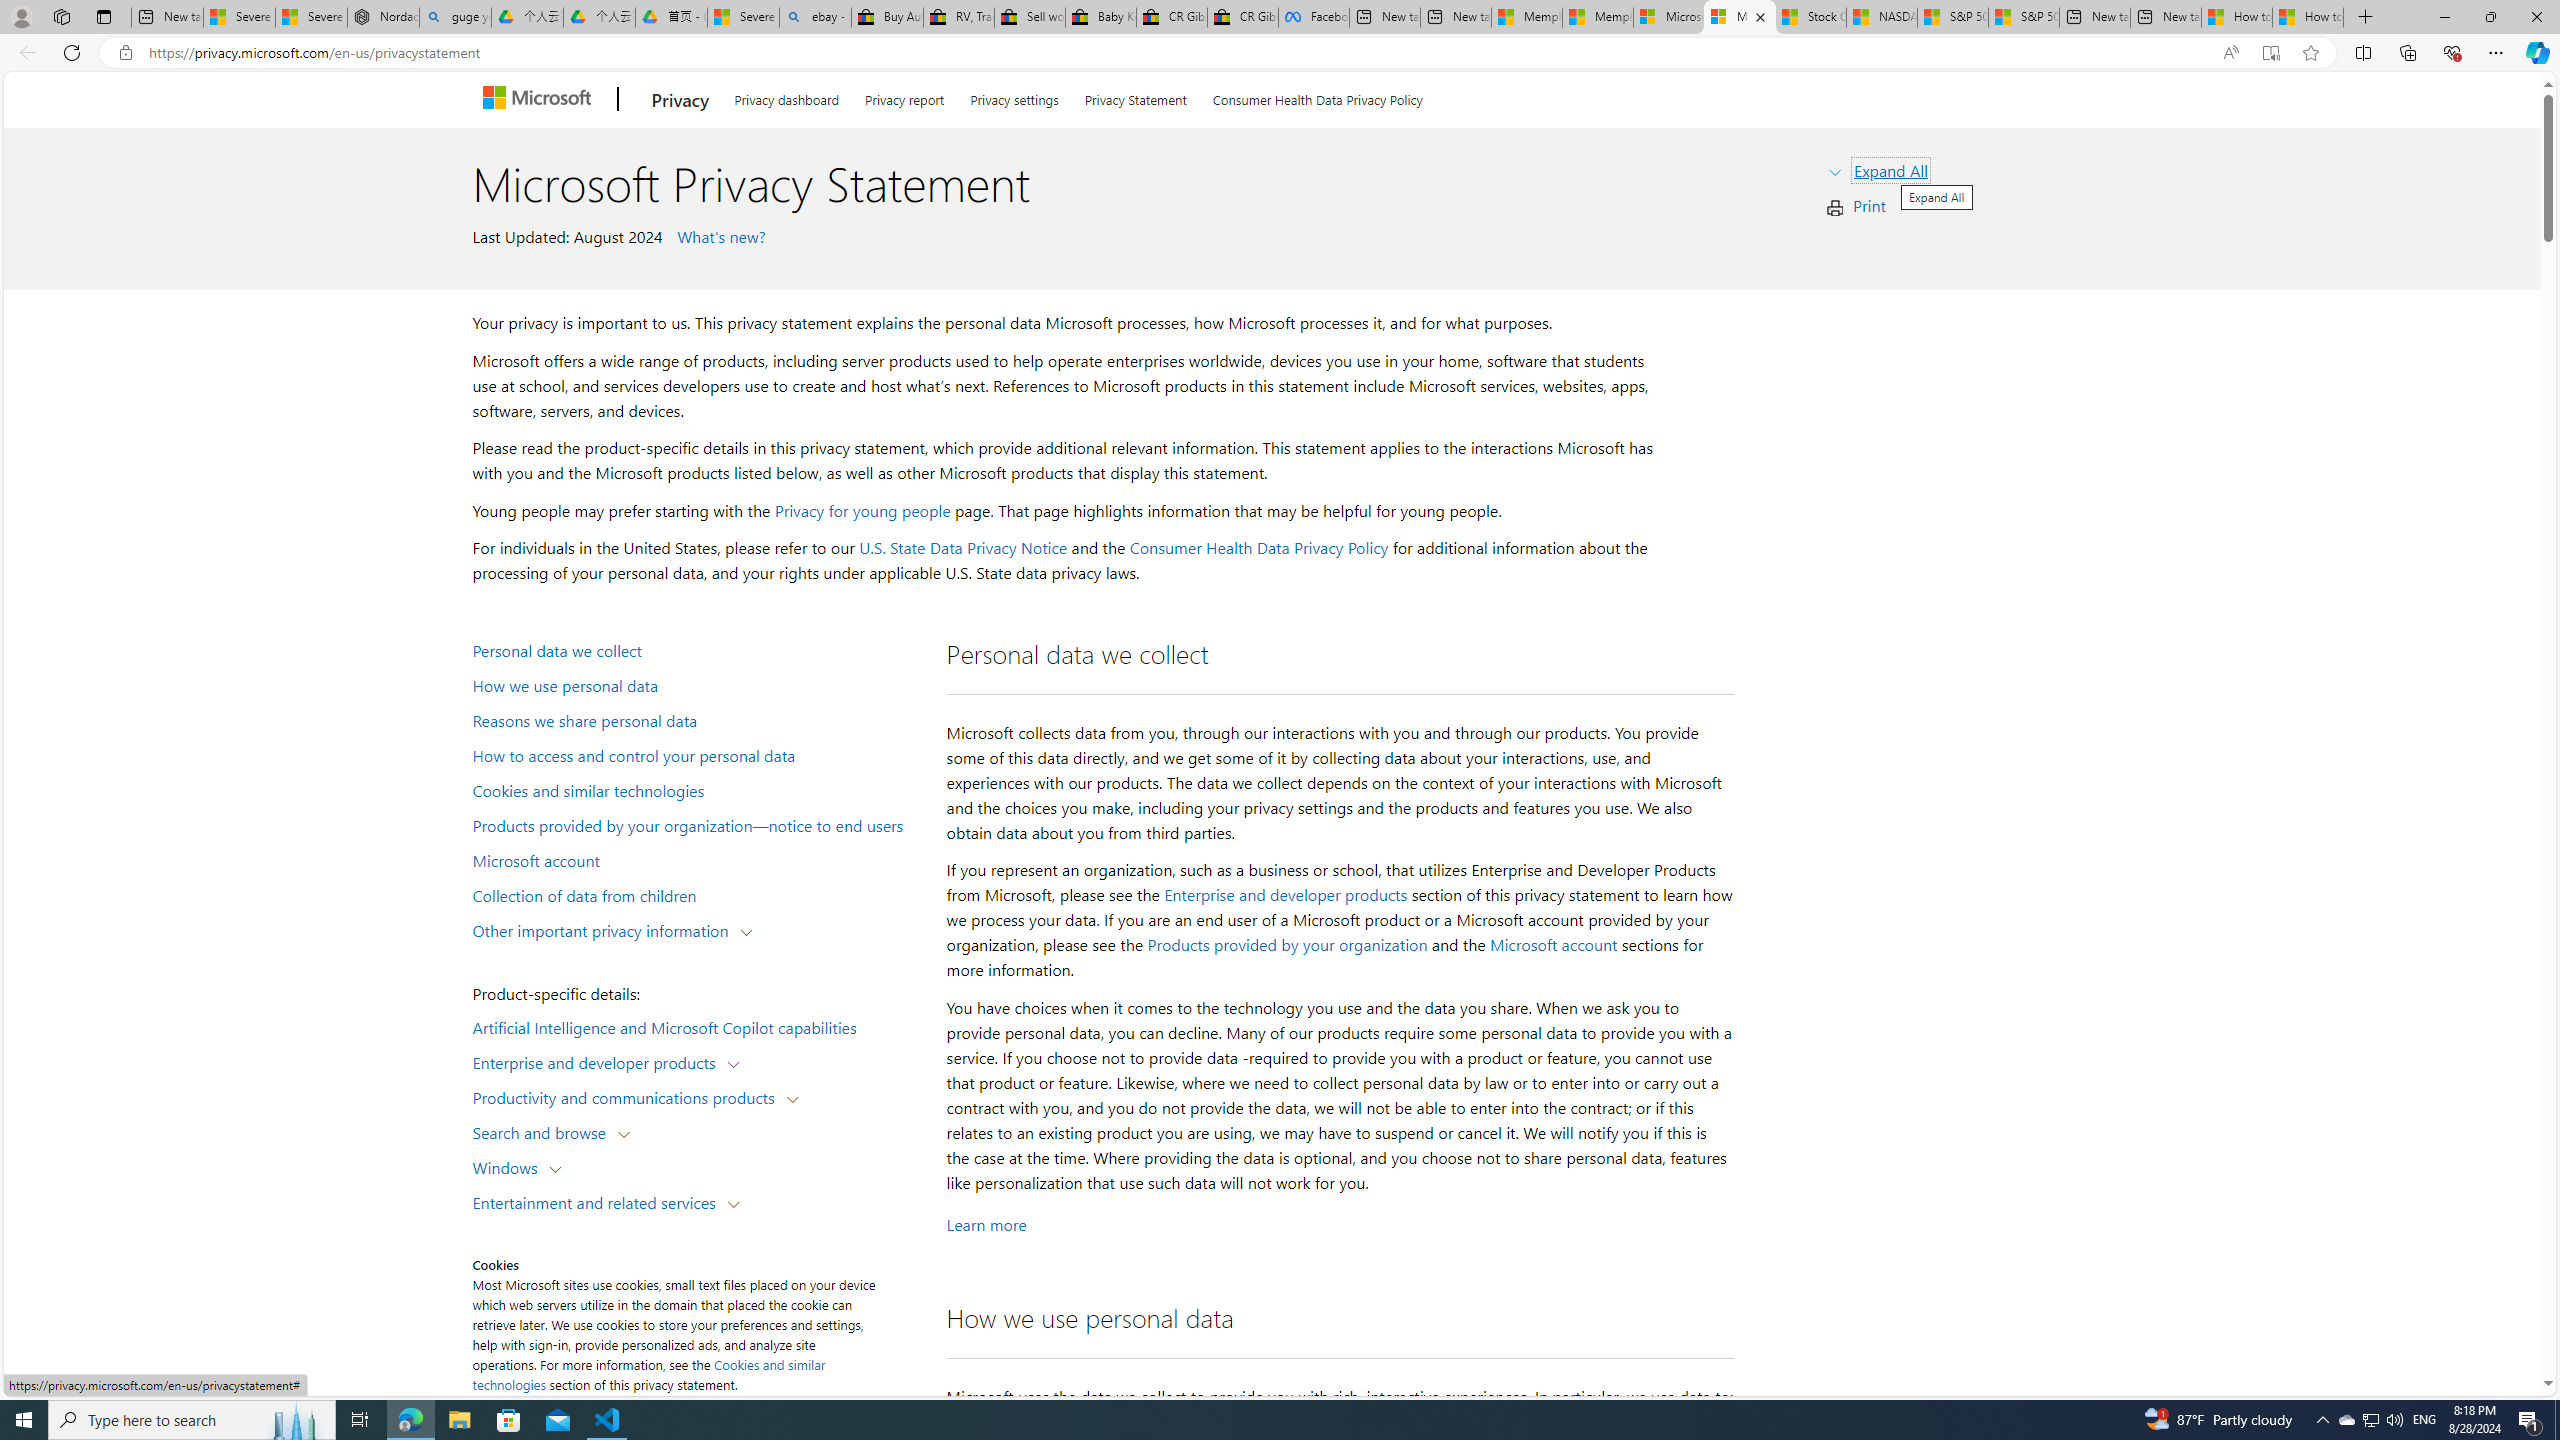 Image resolution: width=2560 pixels, height=1440 pixels. I want to click on 'Privacy Statement', so click(1134, 95).